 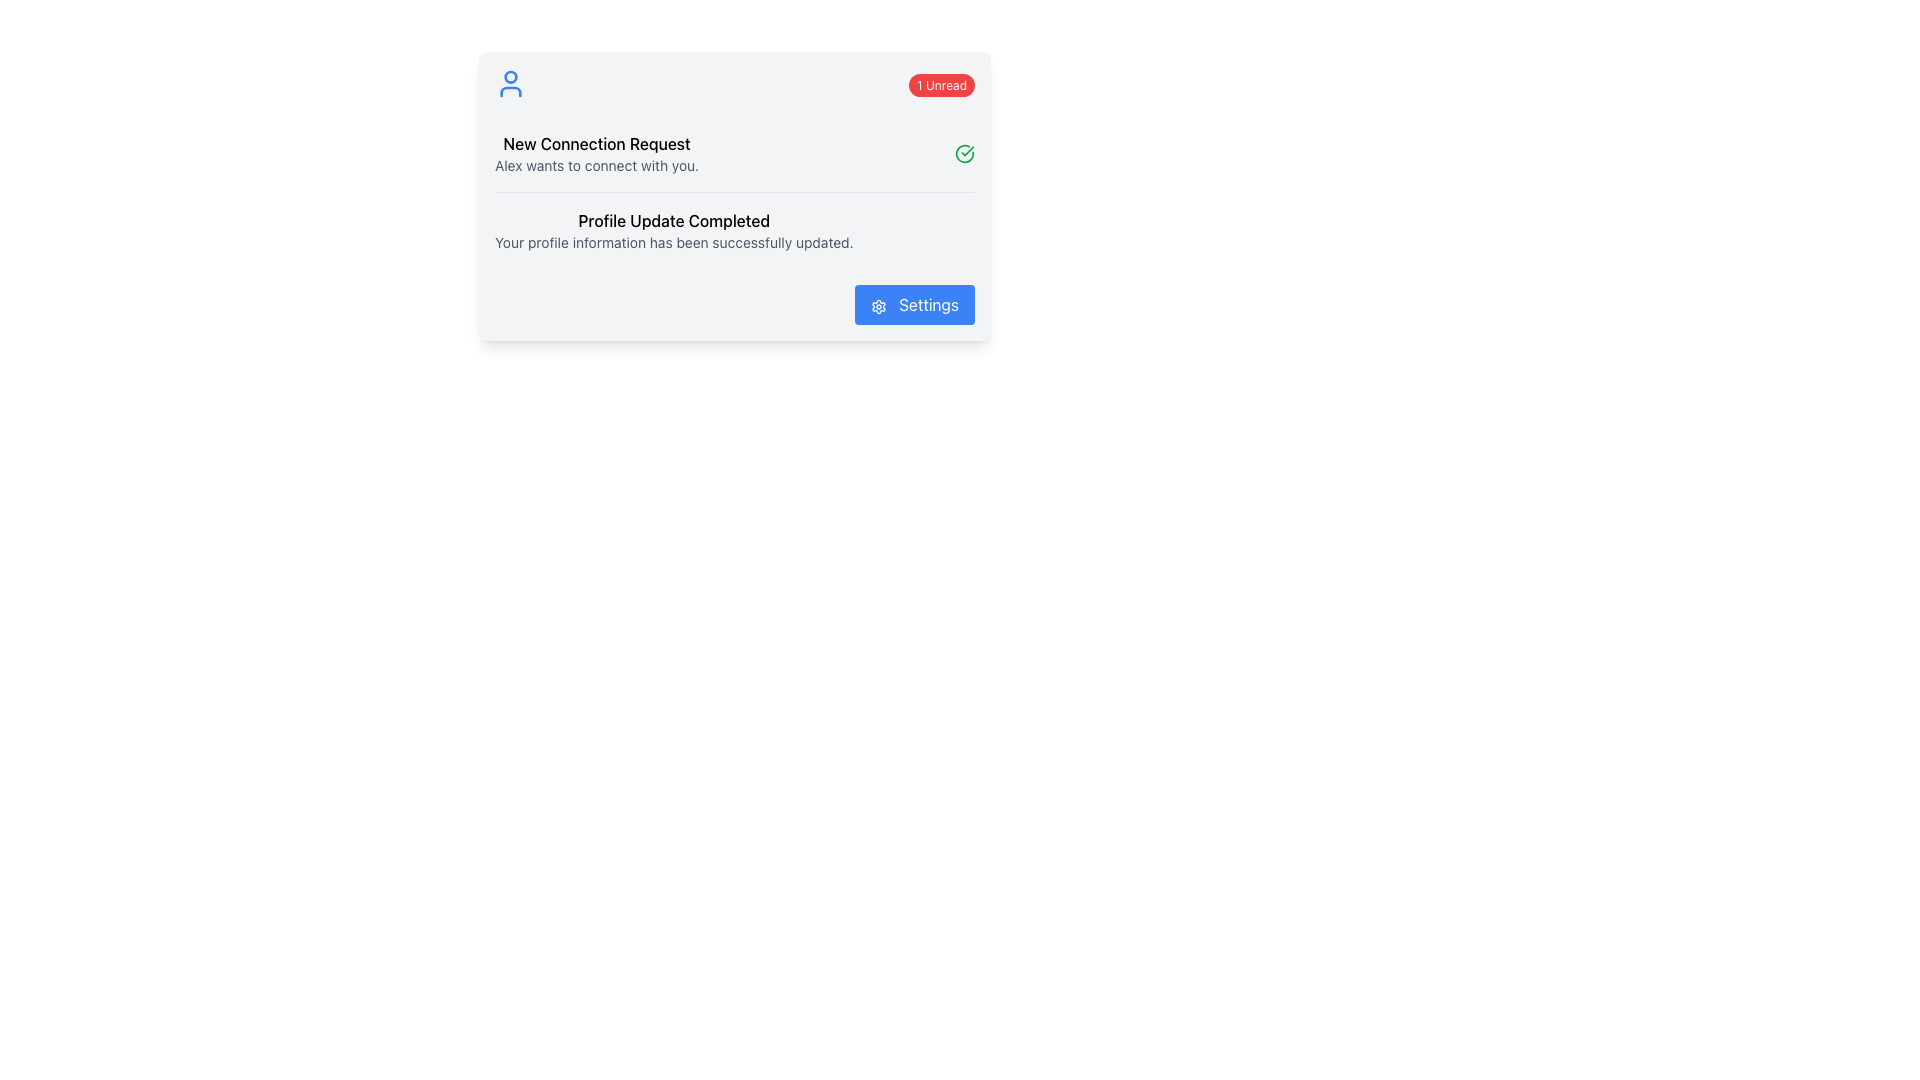 What do you see at coordinates (596, 142) in the screenshot?
I see `the static Text Label indicating 'New Connection Request' at the top of the notification card` at bounding box center [596, 142].